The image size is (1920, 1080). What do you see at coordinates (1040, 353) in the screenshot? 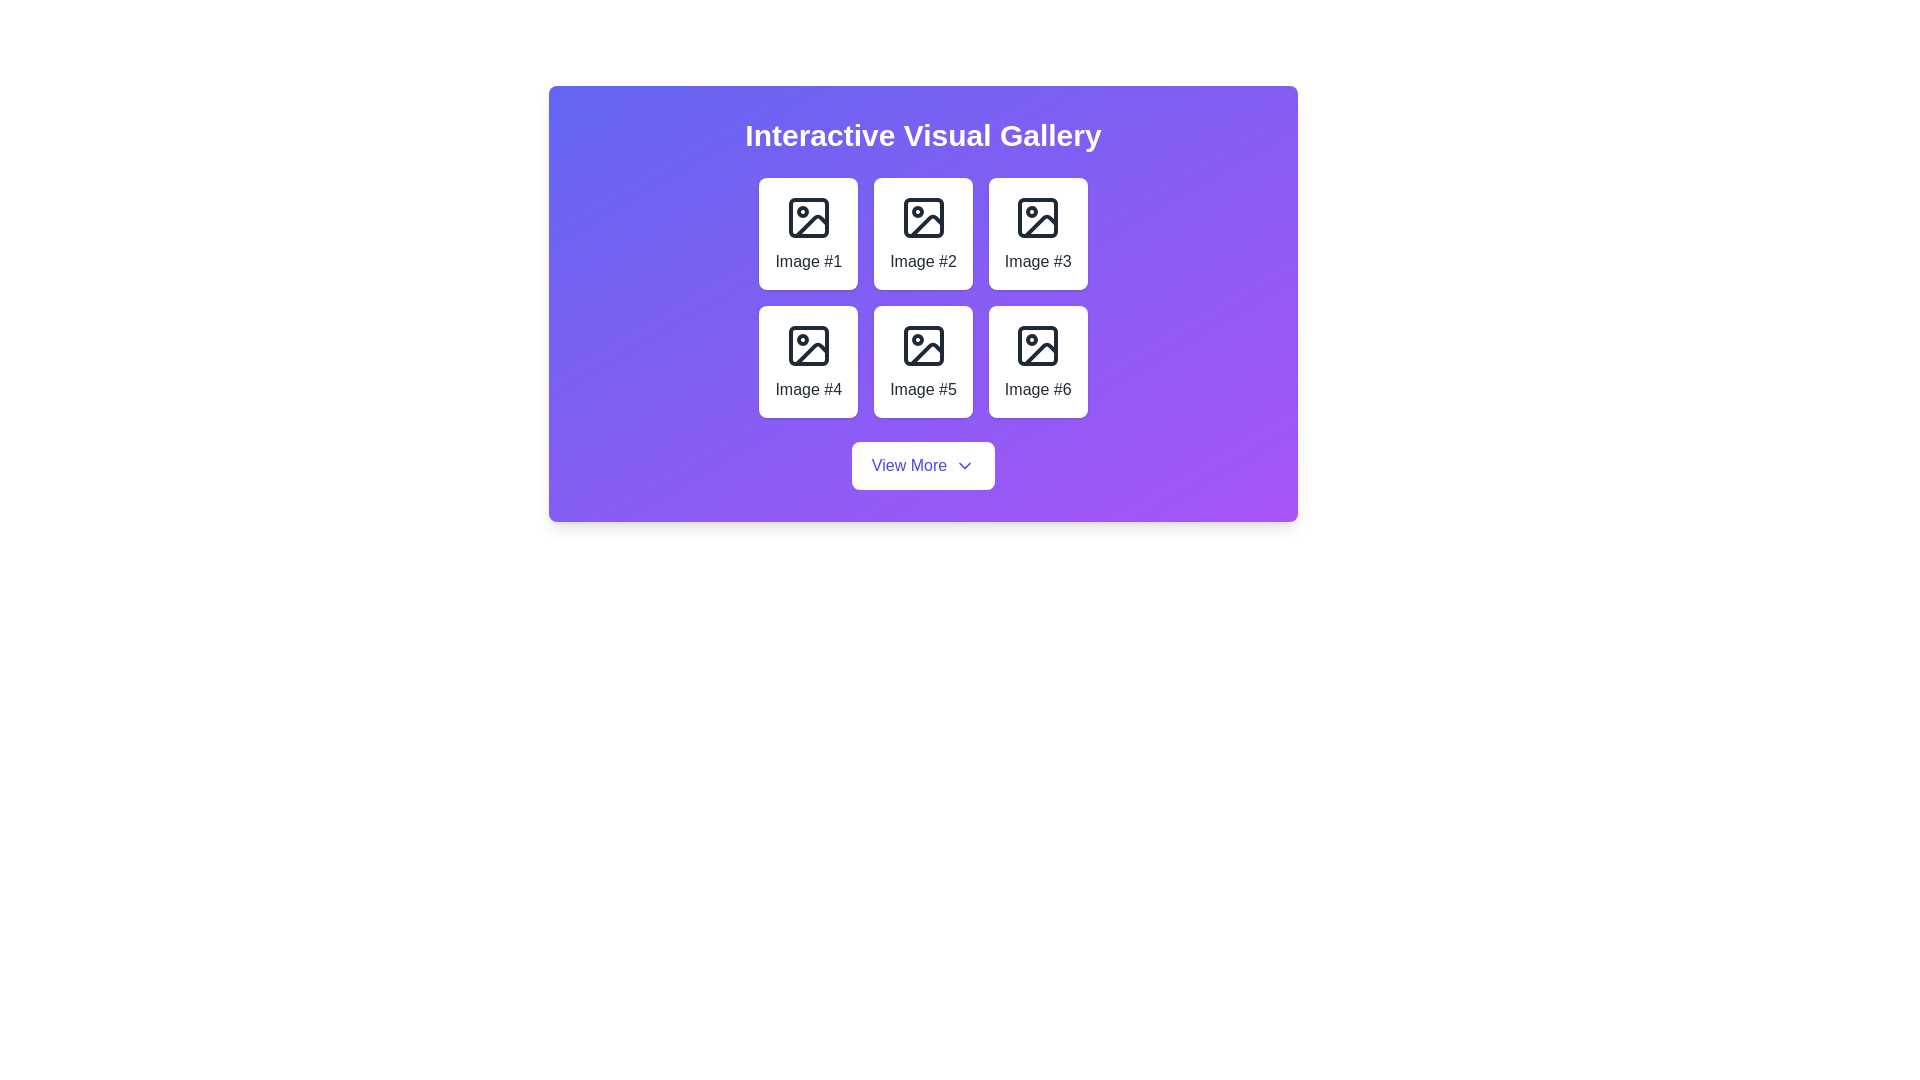
I see `the gallery cell containing the sixth icon` at bounding box center [1040, 353].